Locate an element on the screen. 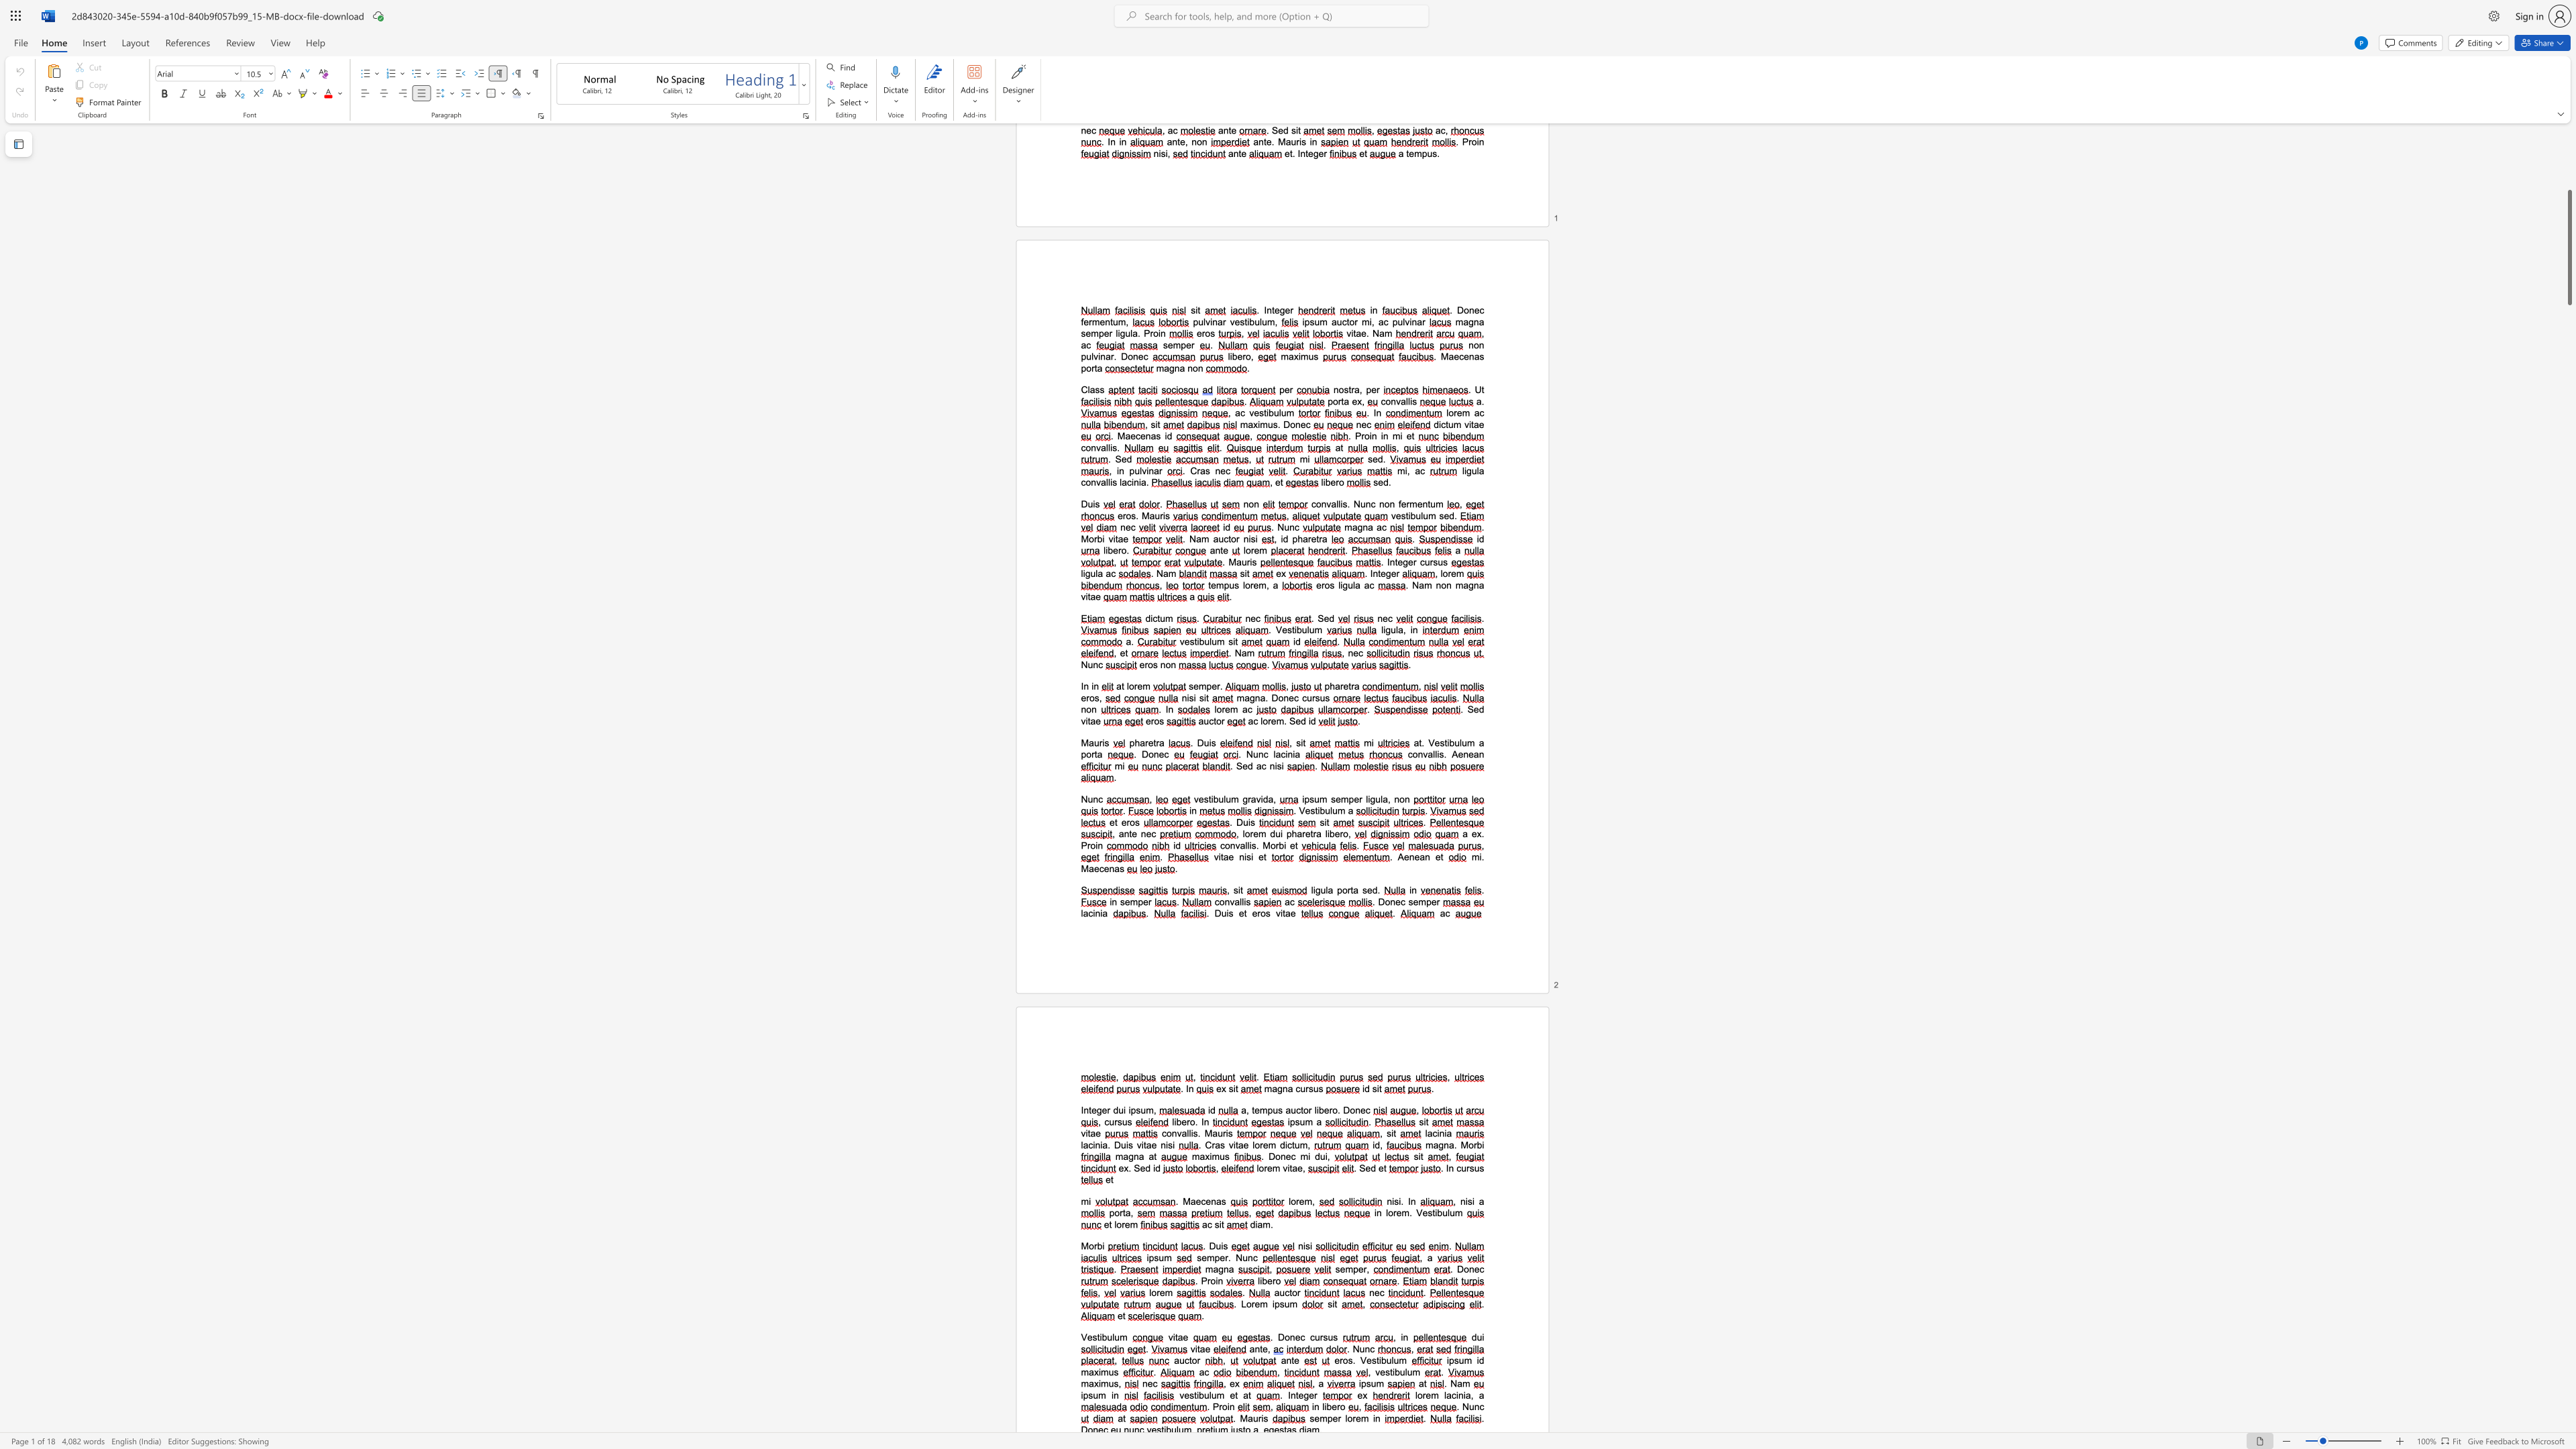 This screenshot has height=1449, width=2576. the space between the continuous character "a" and "e" in the text is located at coordinates (1289, 912).